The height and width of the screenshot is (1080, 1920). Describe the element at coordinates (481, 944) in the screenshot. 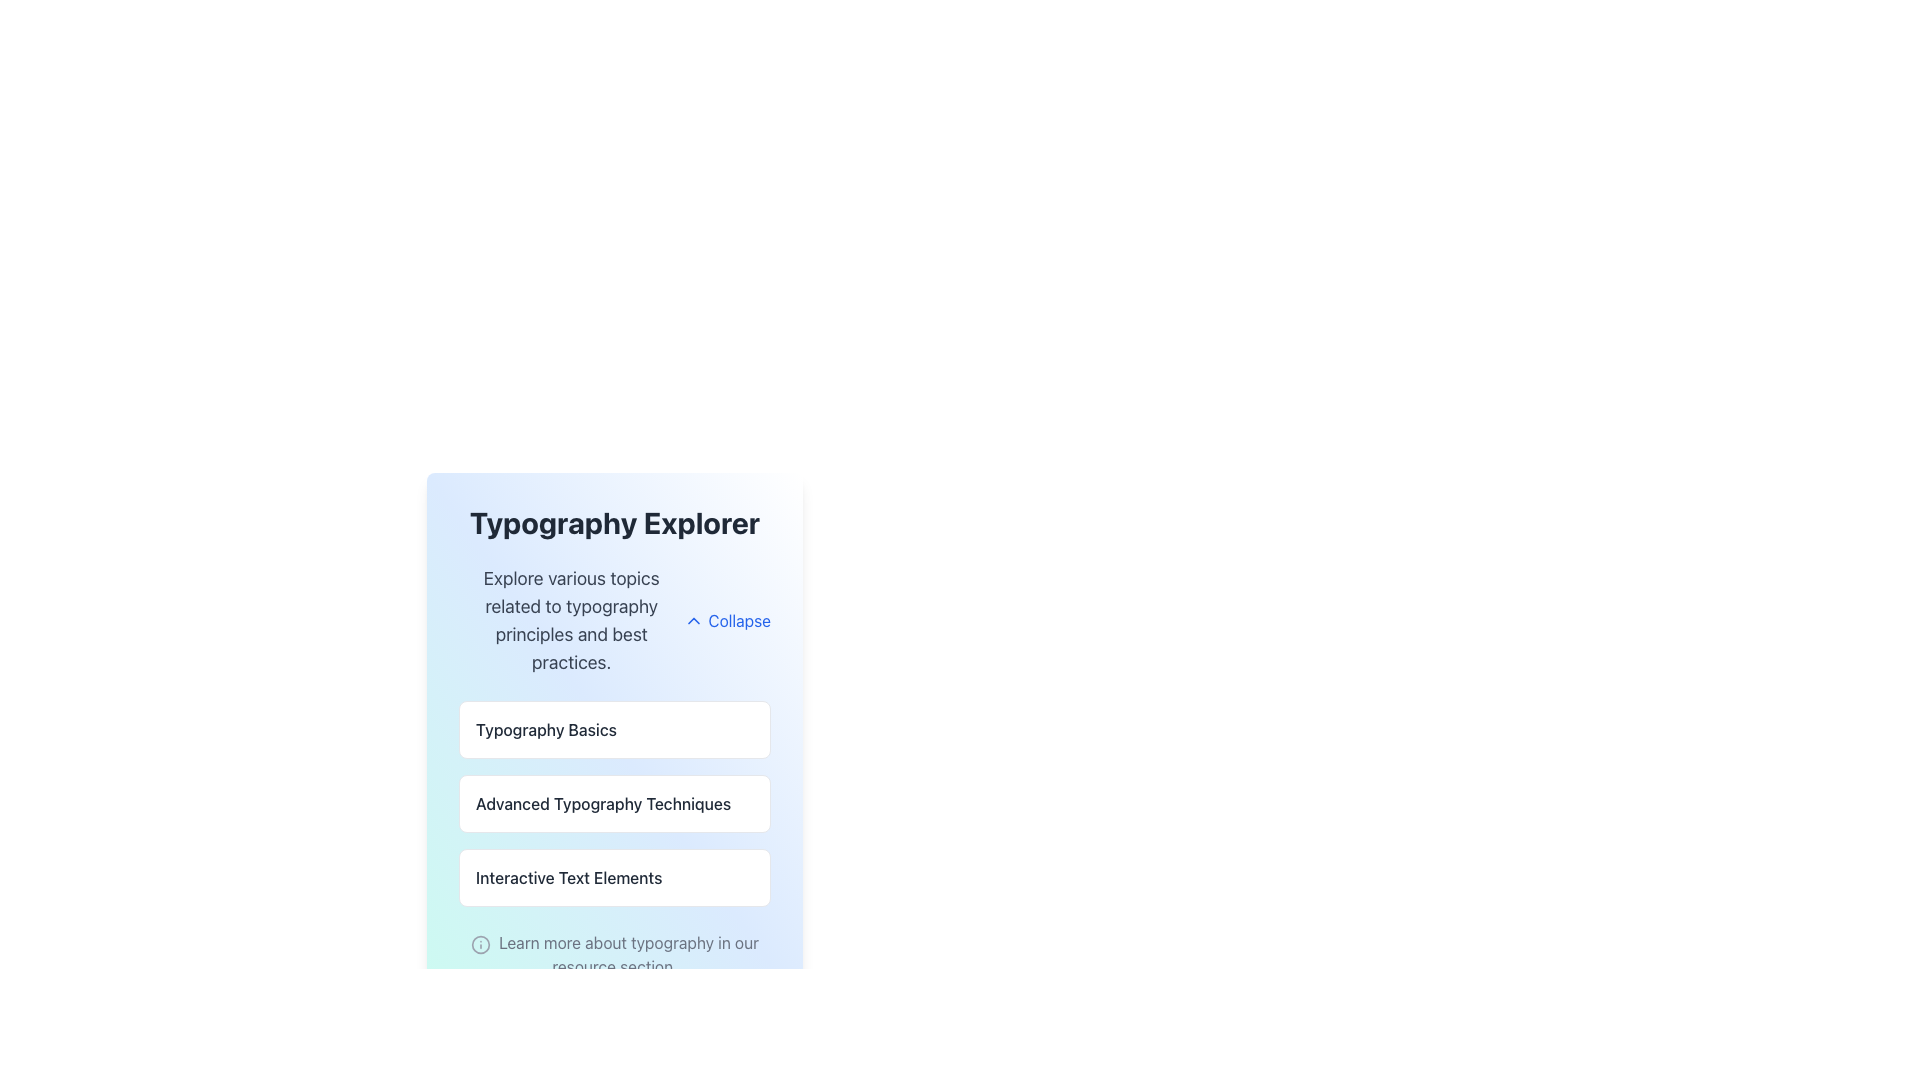

I see `the Circular SVG Icon with a gray outline and blue-tinted background located next to the 'Learn more about typography in our resource section' link` at that location.